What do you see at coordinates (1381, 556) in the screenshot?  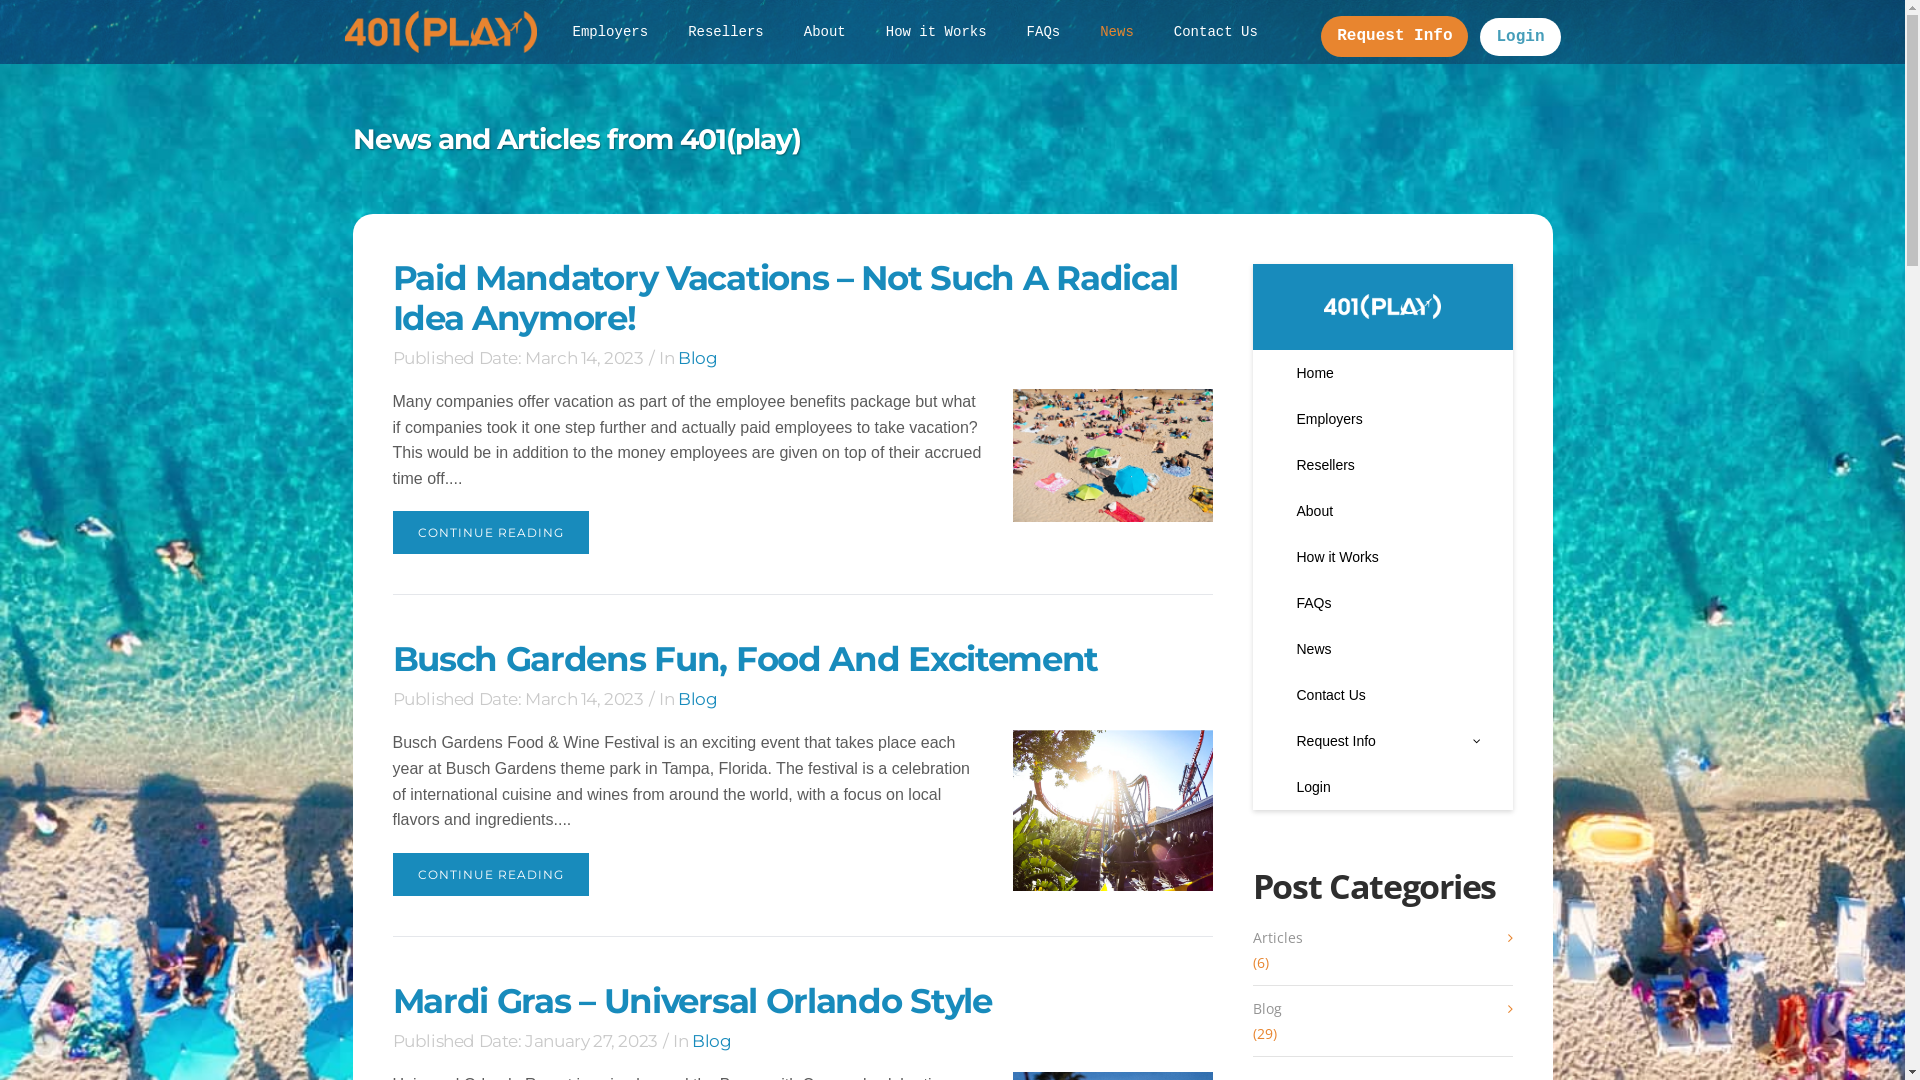 I see `'How it Works'` at bounding box center [1381, 556].